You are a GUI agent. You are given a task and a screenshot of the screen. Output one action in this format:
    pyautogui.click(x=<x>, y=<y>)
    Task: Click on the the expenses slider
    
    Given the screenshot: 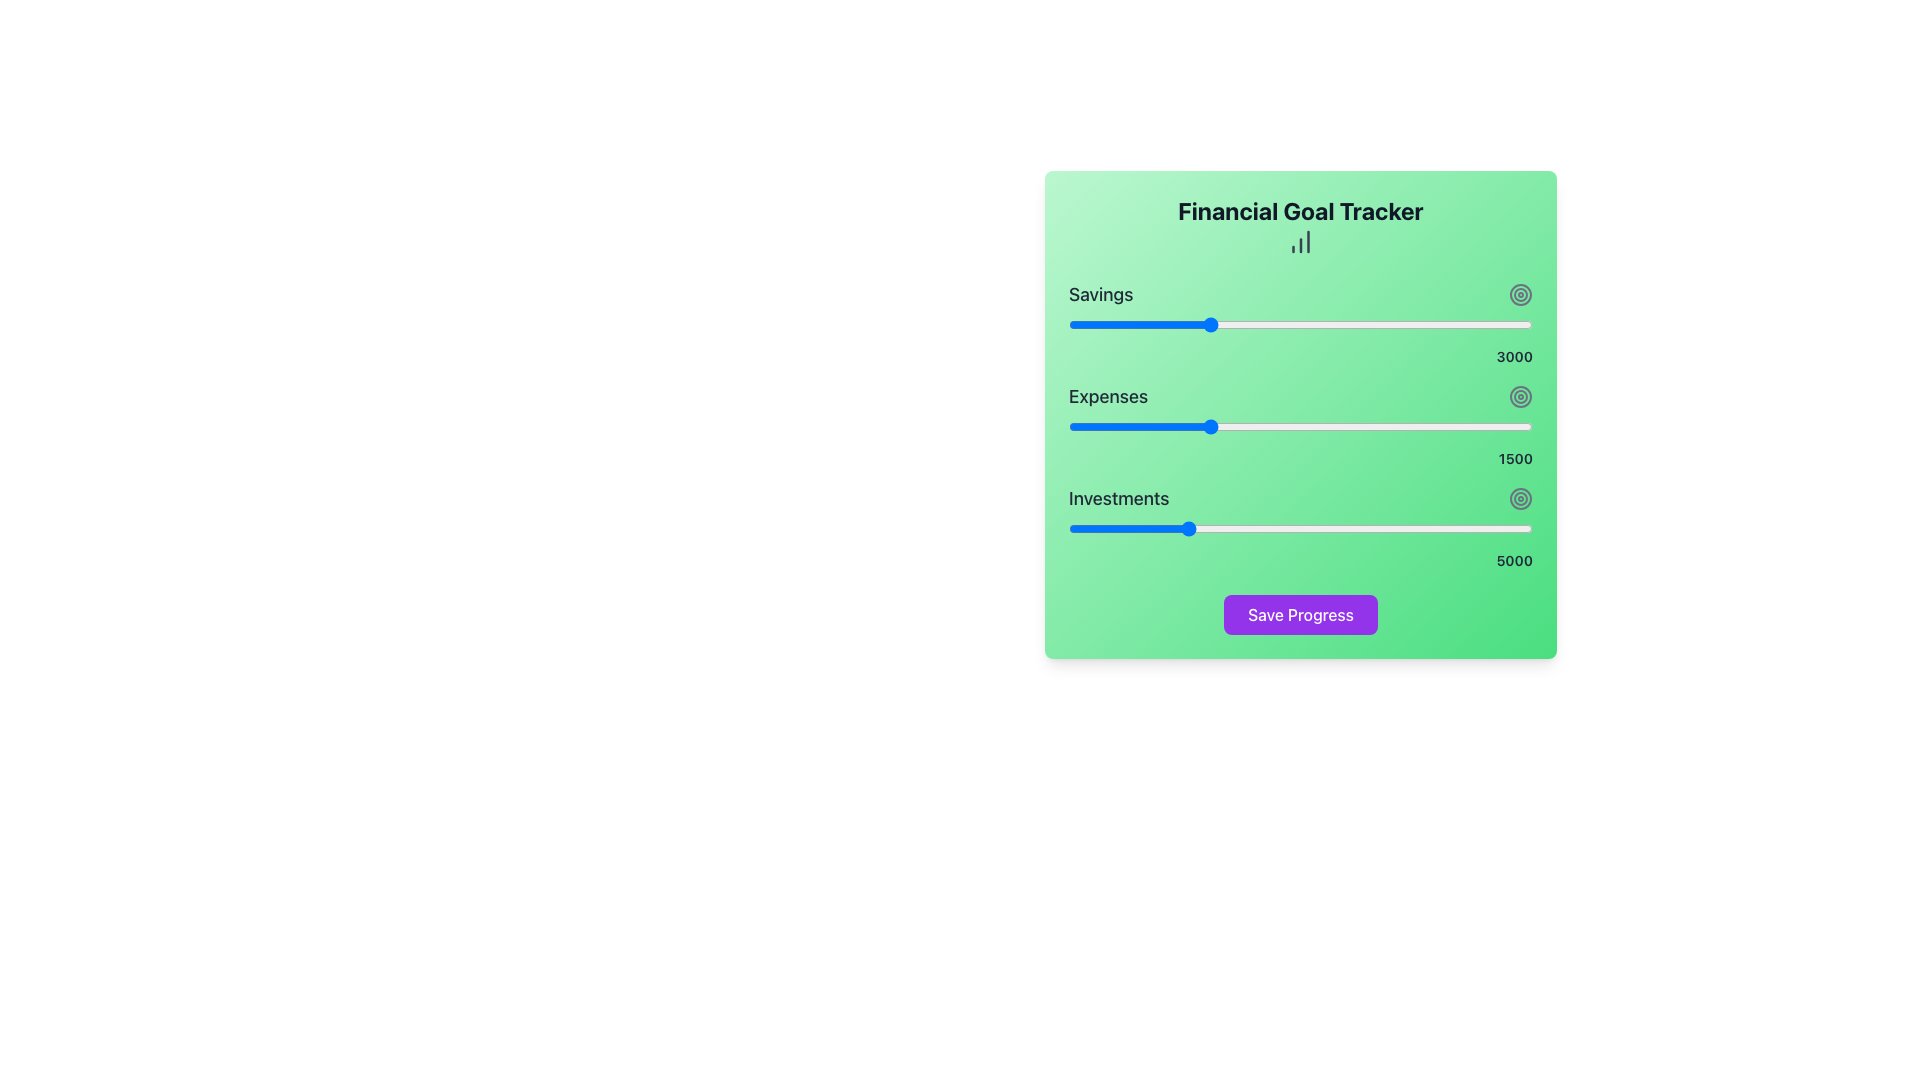 What is the action you would take?
    pyautogui.click(x=1518, y=426)
    